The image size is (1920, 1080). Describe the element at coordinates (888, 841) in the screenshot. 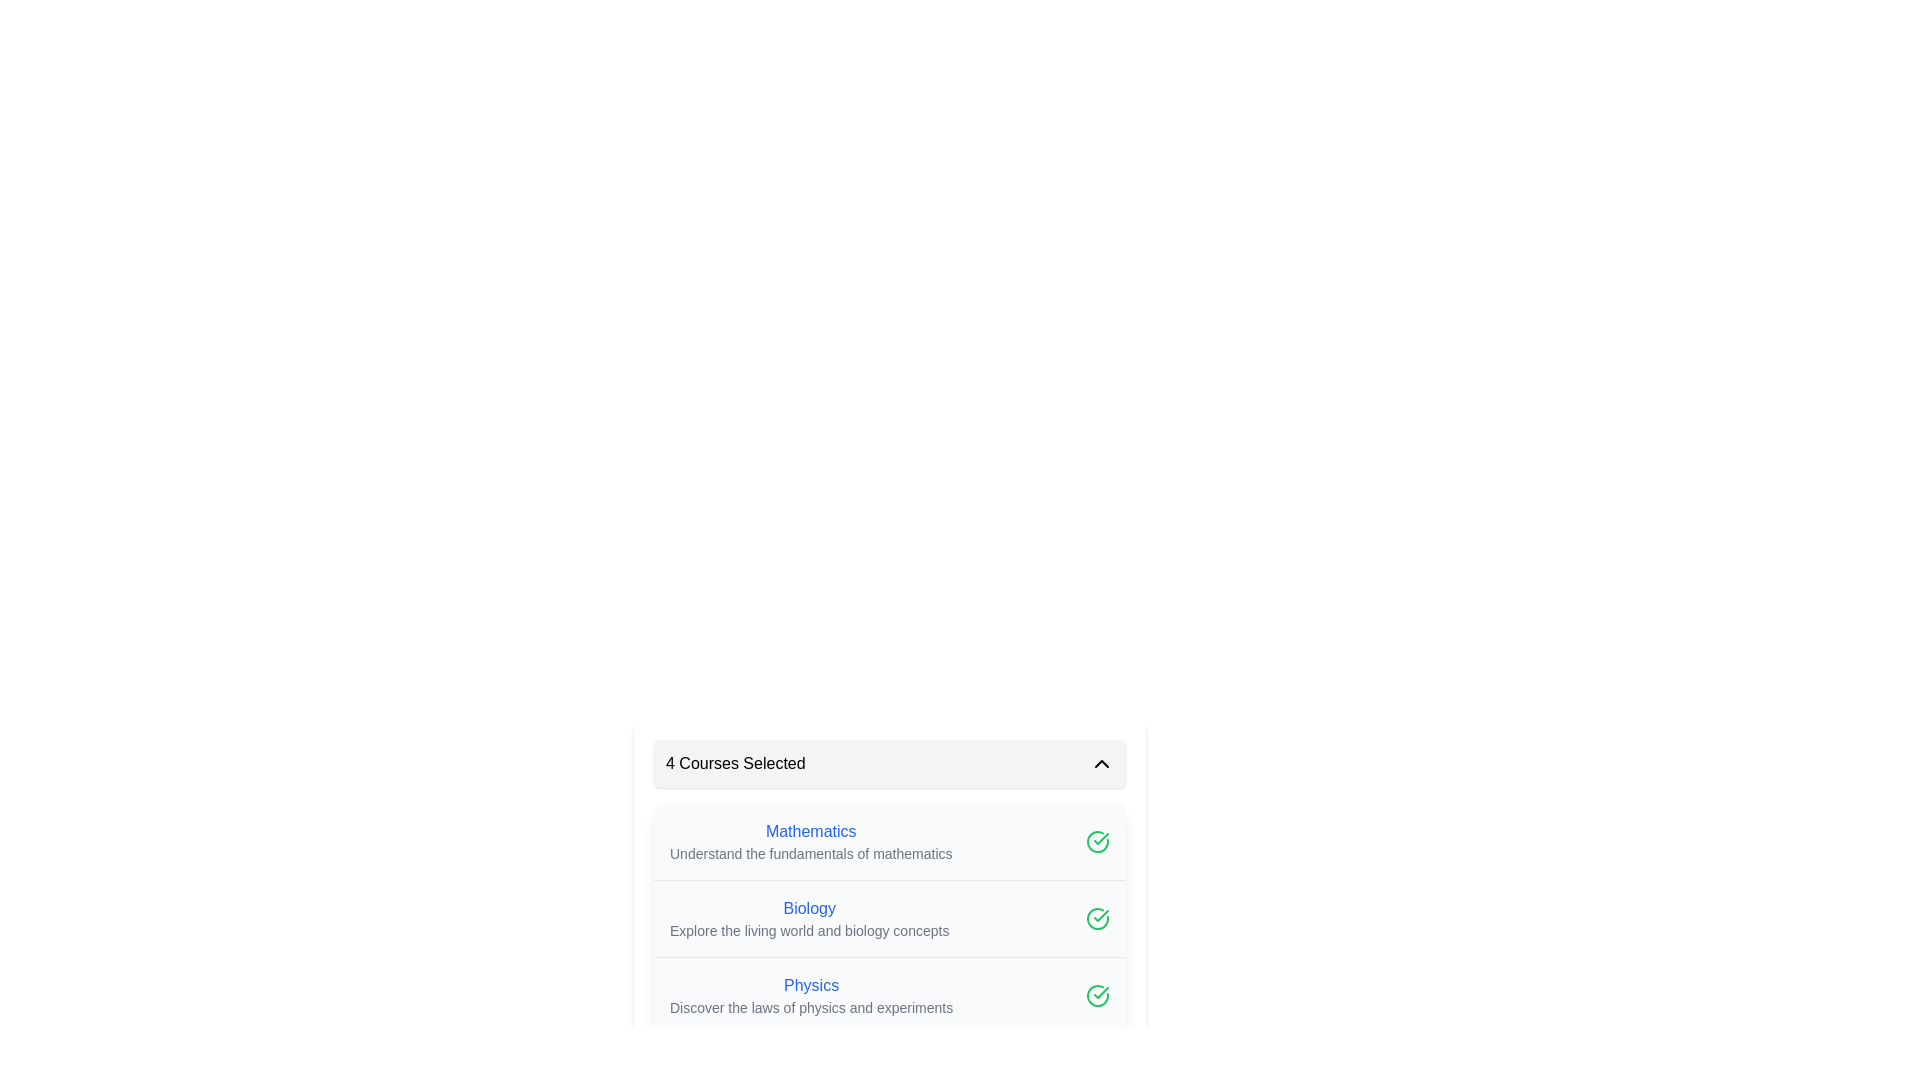

I see `the green check icon to deselect the course titled 'Mathematics' in the list of selected courses` at that location.